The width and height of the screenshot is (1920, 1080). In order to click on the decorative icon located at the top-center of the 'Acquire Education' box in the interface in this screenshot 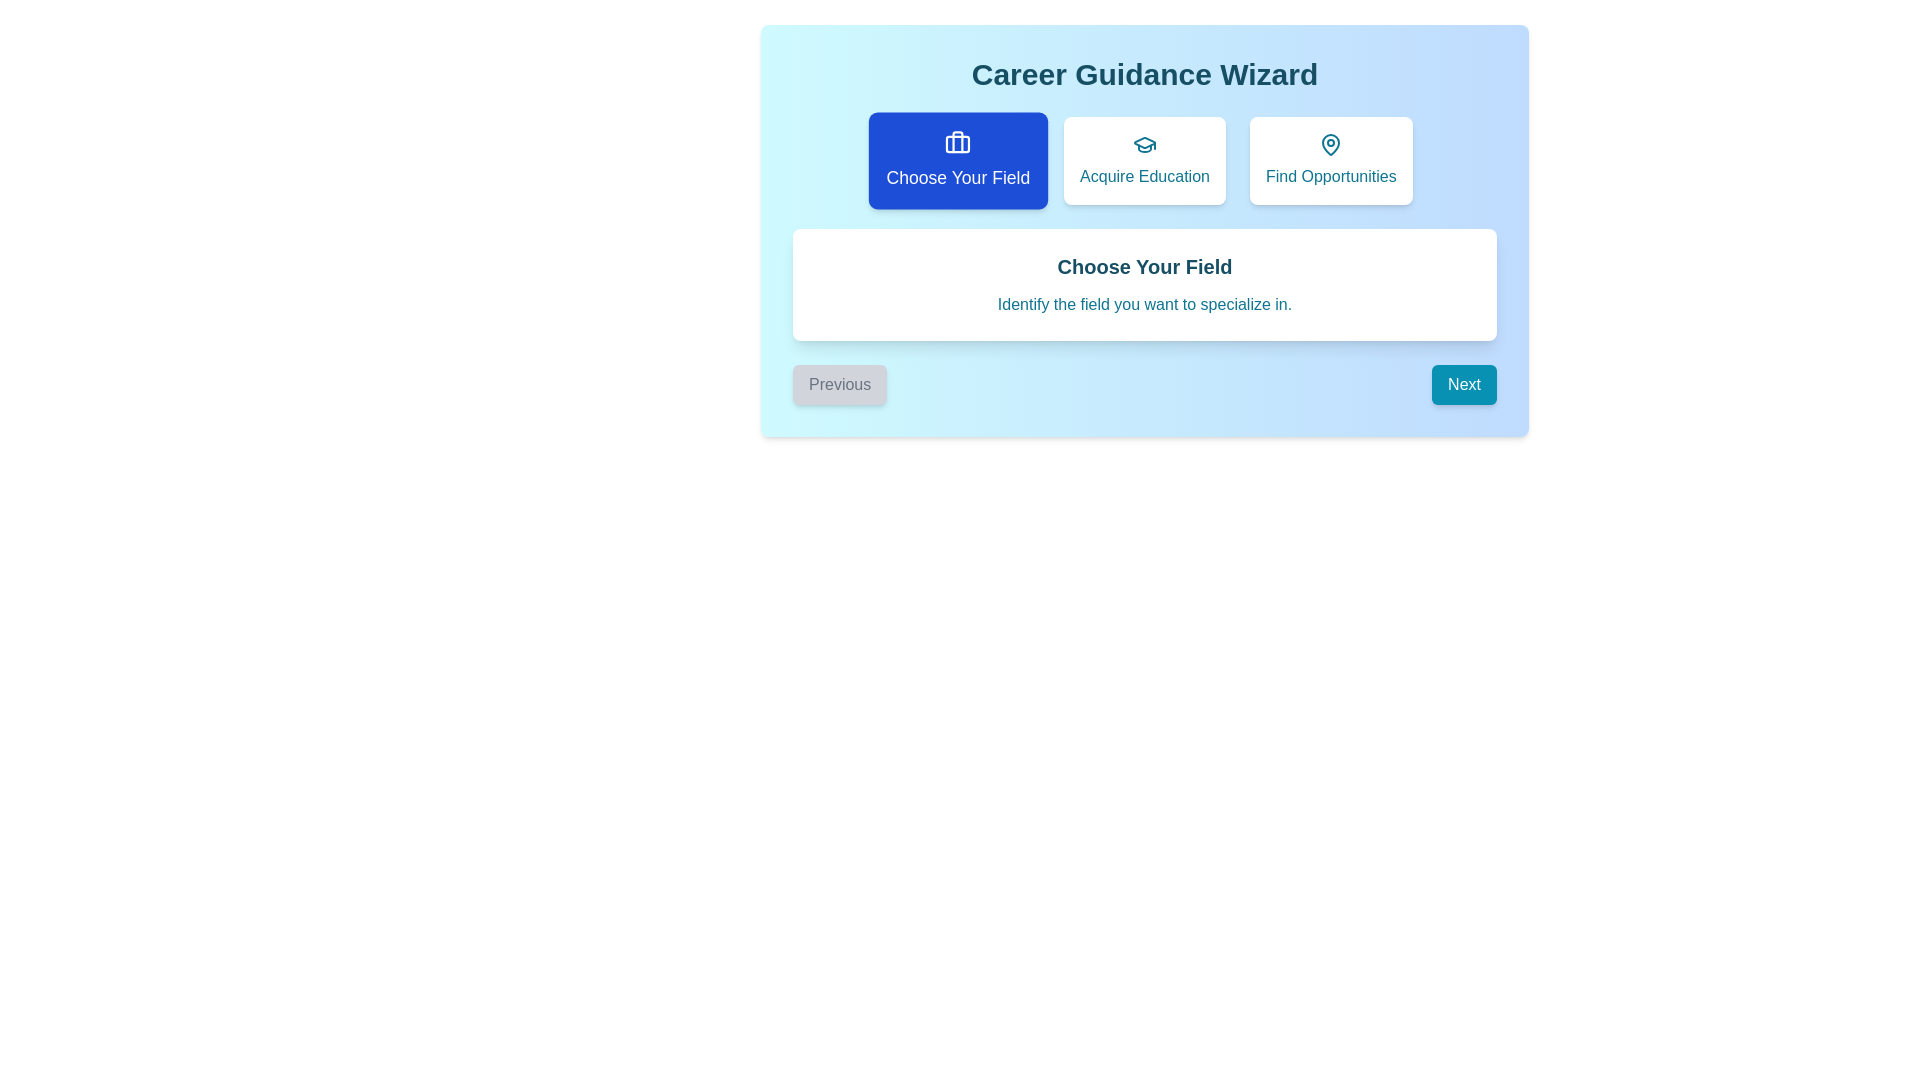, I will do `click(1145, 141)`.